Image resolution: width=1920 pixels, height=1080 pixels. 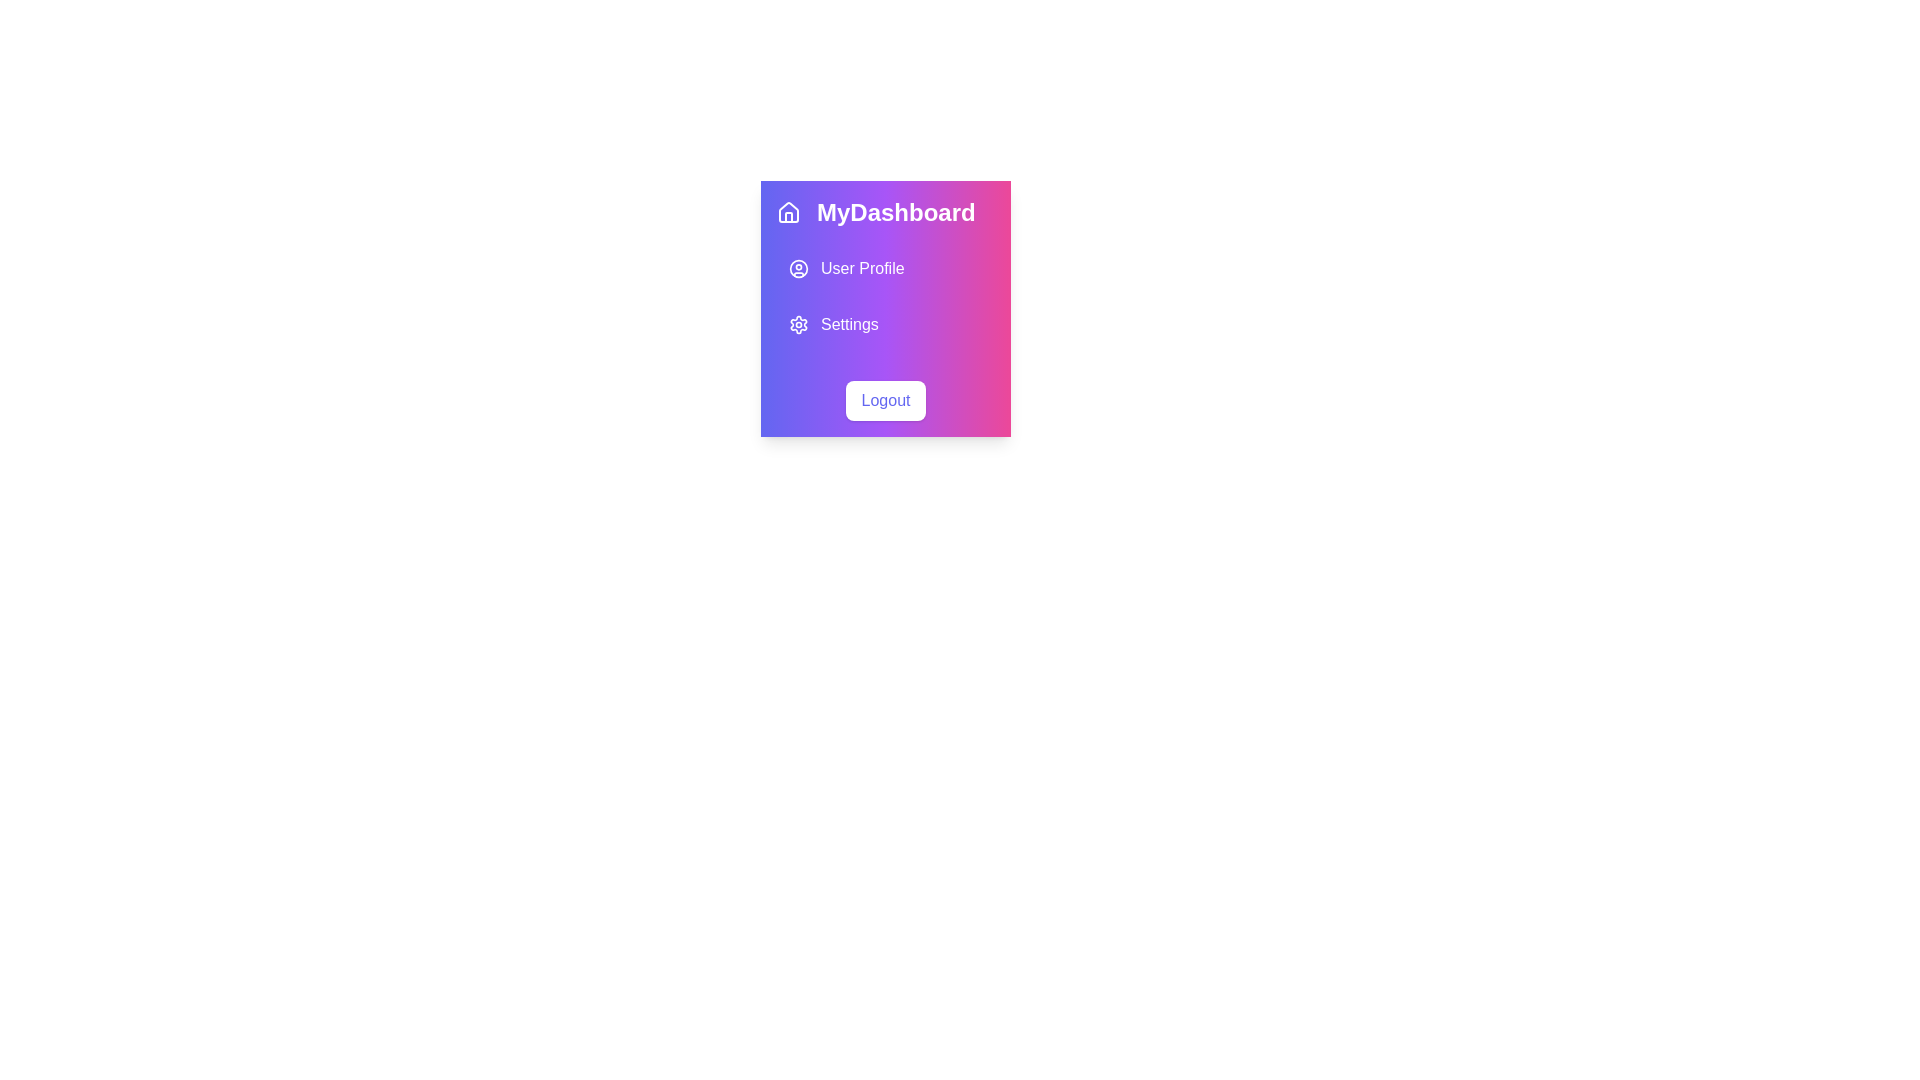 I want to click on the Sidebar Menu located in the top-left corner of the UI, so click(x=885, y=308).